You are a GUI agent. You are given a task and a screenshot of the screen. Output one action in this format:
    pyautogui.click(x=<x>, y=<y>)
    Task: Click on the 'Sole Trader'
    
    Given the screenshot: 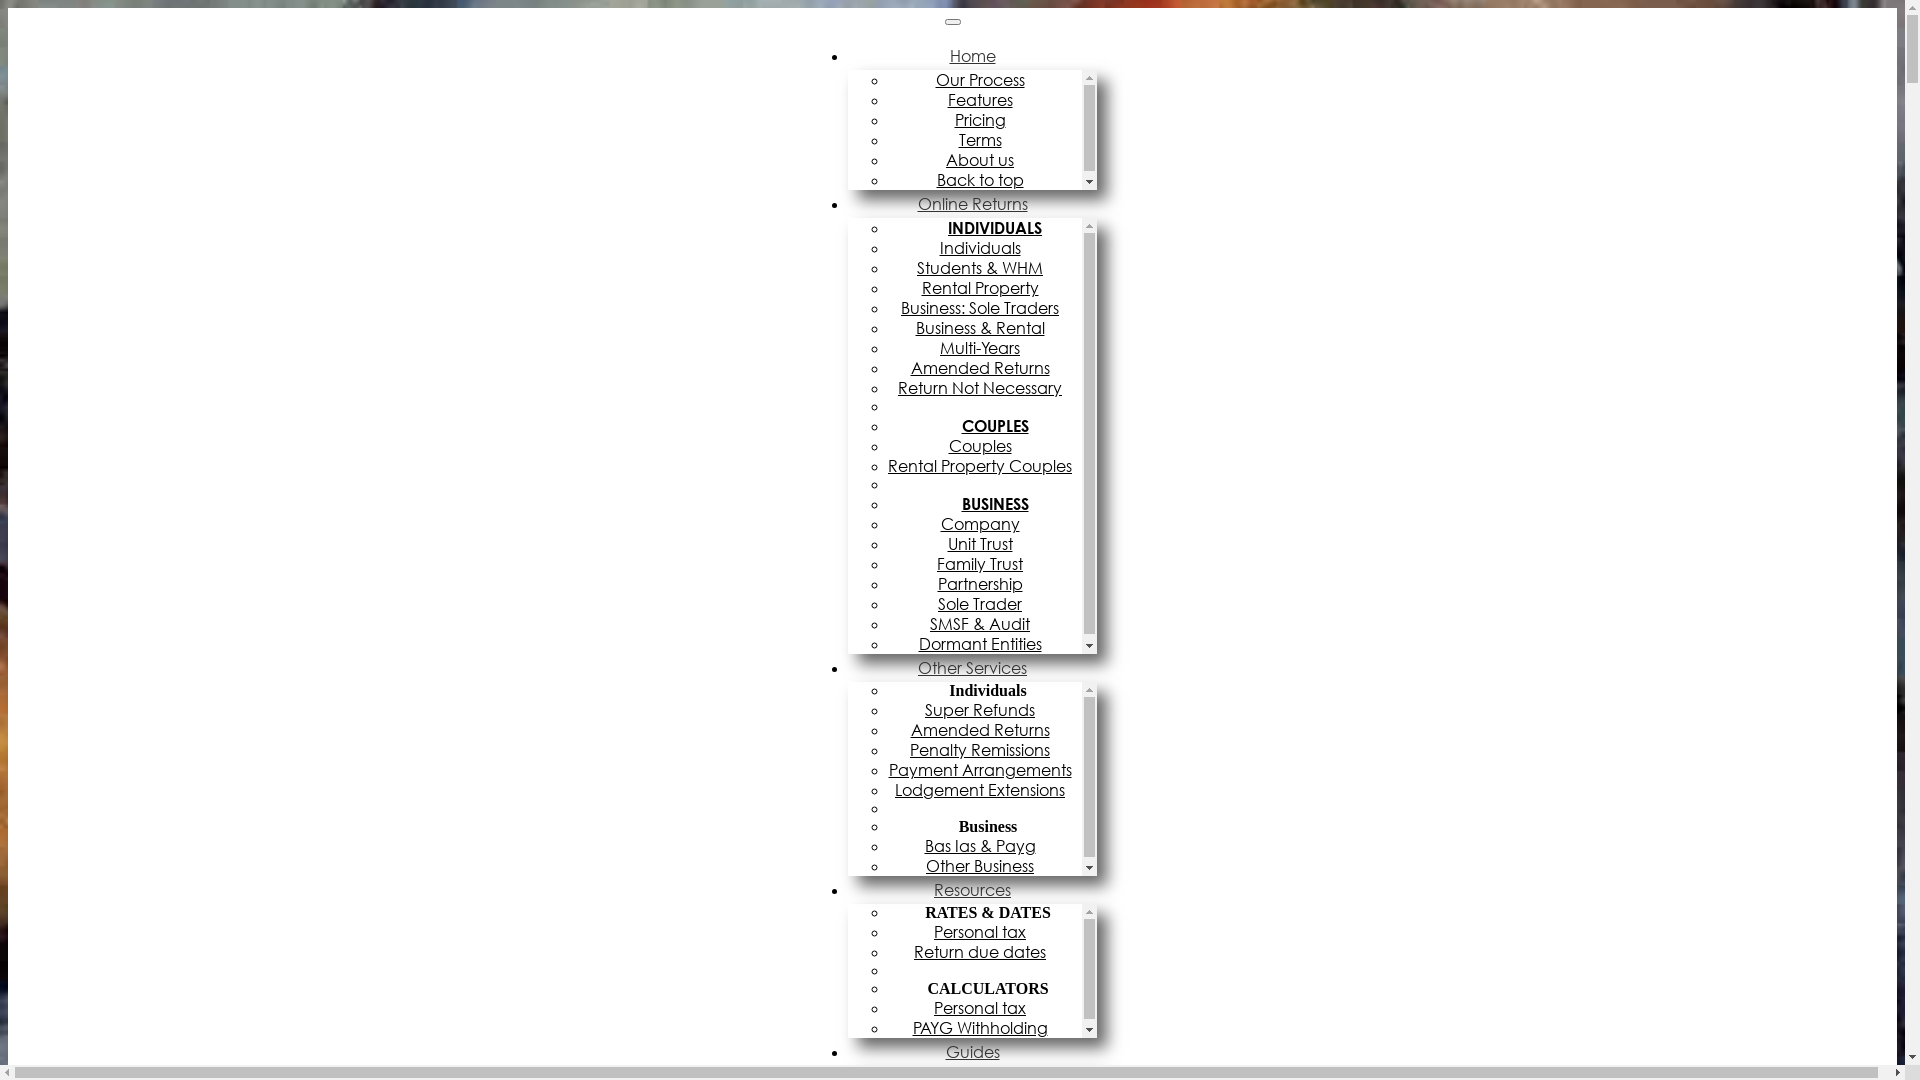 What is the action you would take?
    pyautogui.click(x=984, y=603)
    